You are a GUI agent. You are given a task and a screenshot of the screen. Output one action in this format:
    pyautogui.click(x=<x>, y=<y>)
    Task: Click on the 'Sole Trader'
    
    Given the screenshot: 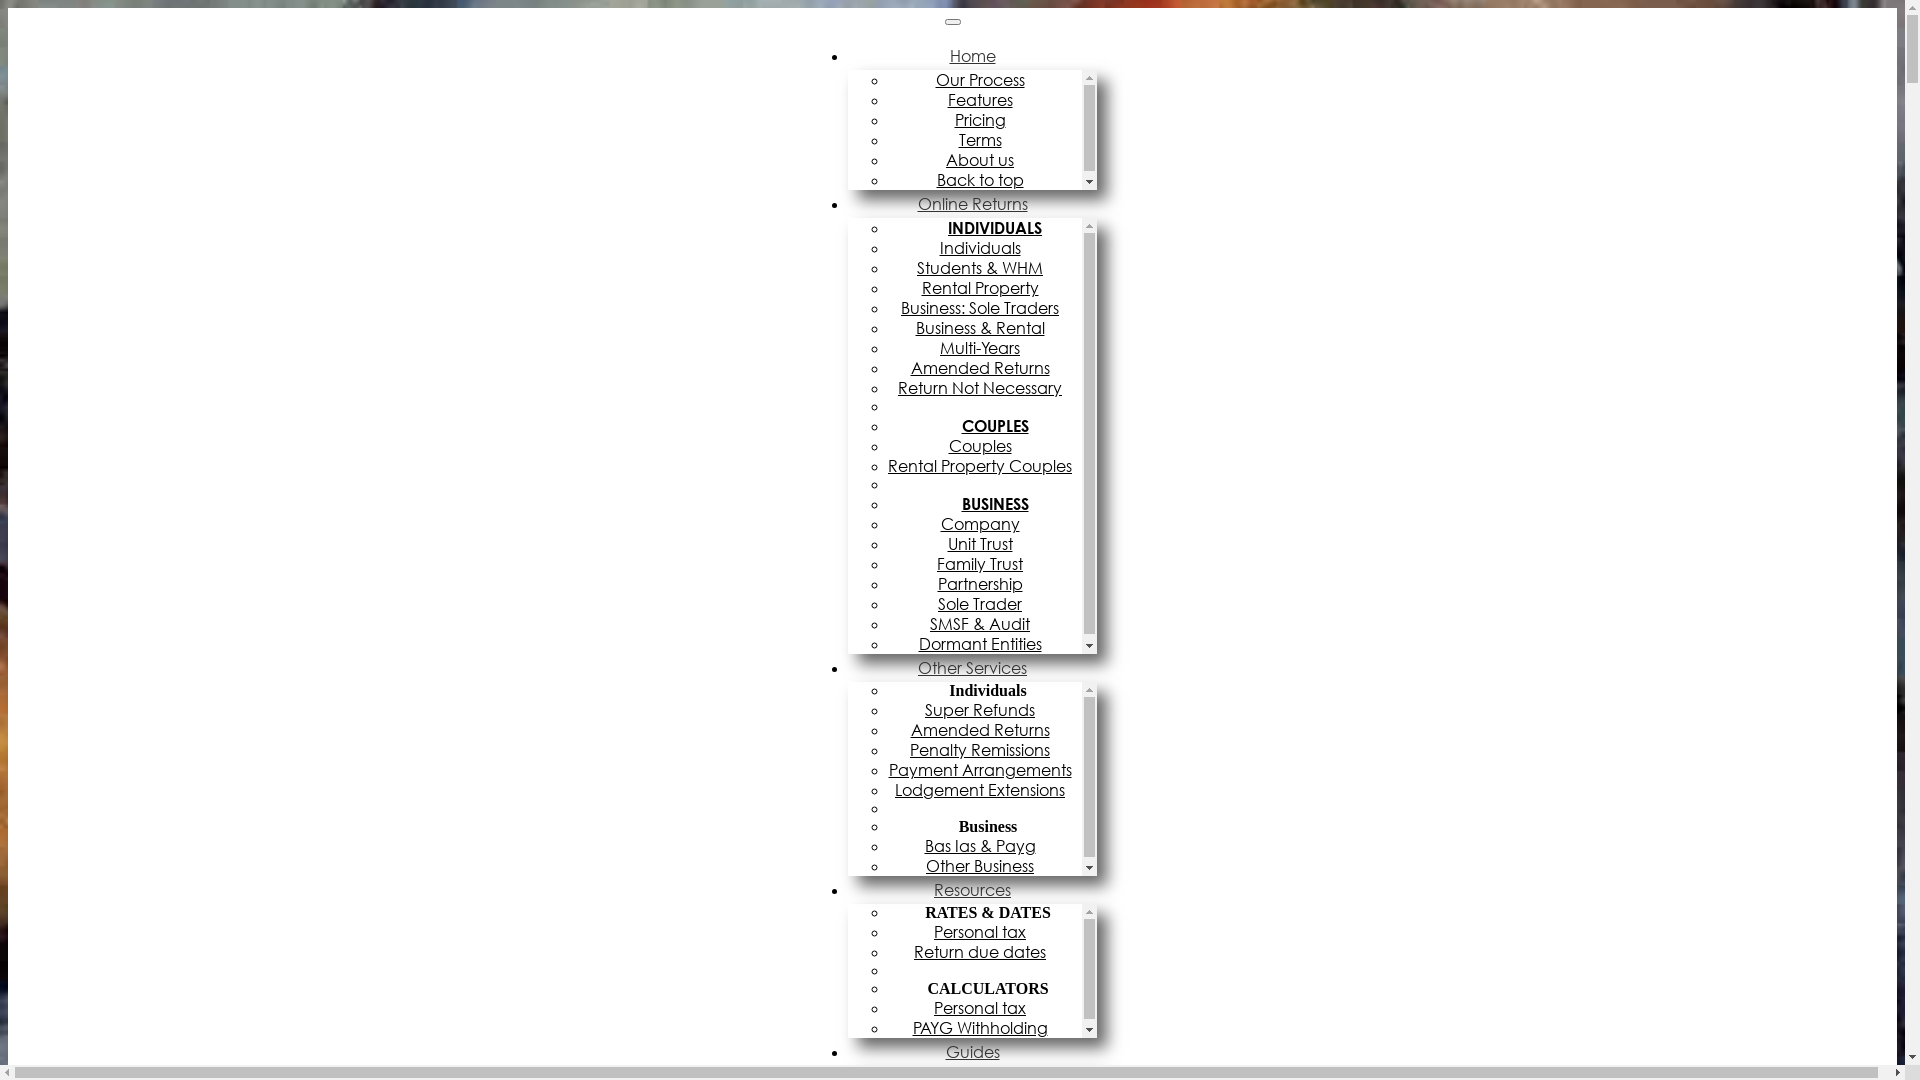 What is the action you would take?
    pyautogui.click(x=984, y=603)
    